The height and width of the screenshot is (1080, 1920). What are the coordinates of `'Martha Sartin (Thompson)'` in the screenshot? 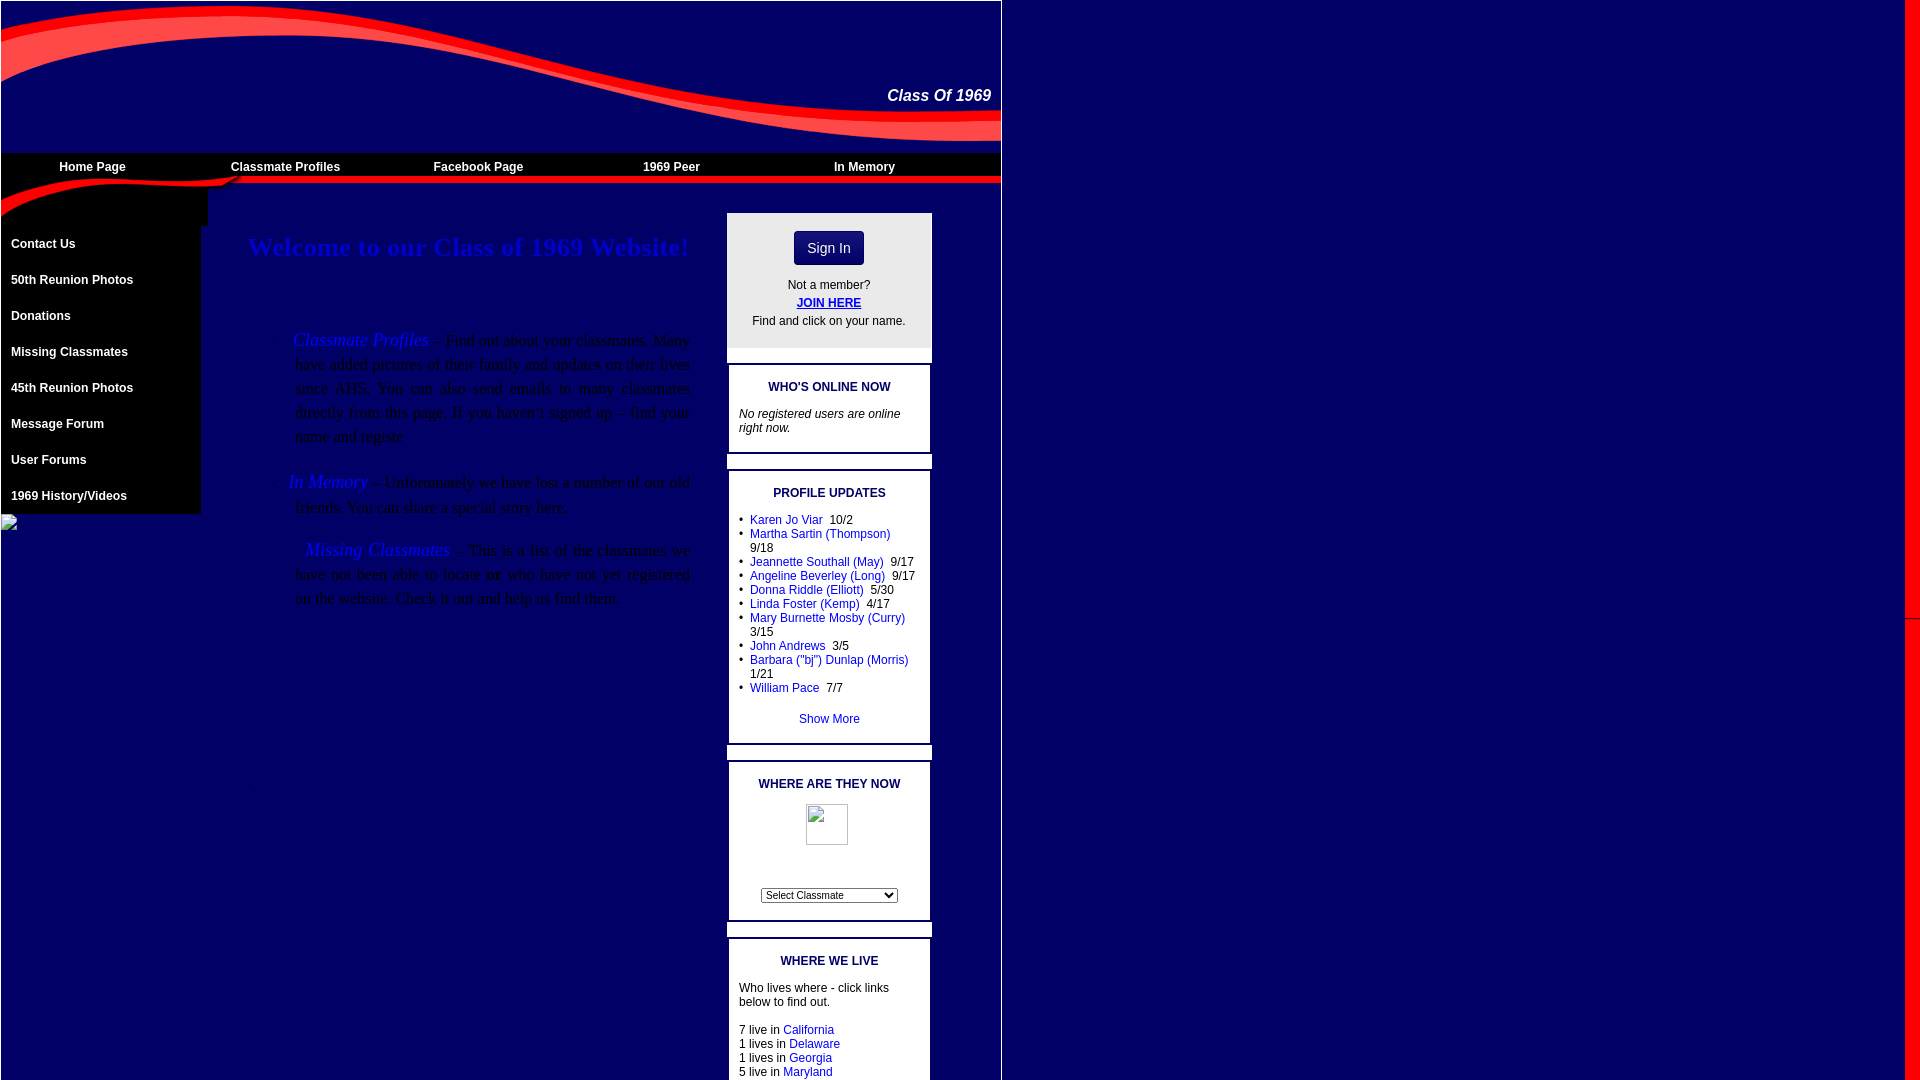 It's located at (820, 532).